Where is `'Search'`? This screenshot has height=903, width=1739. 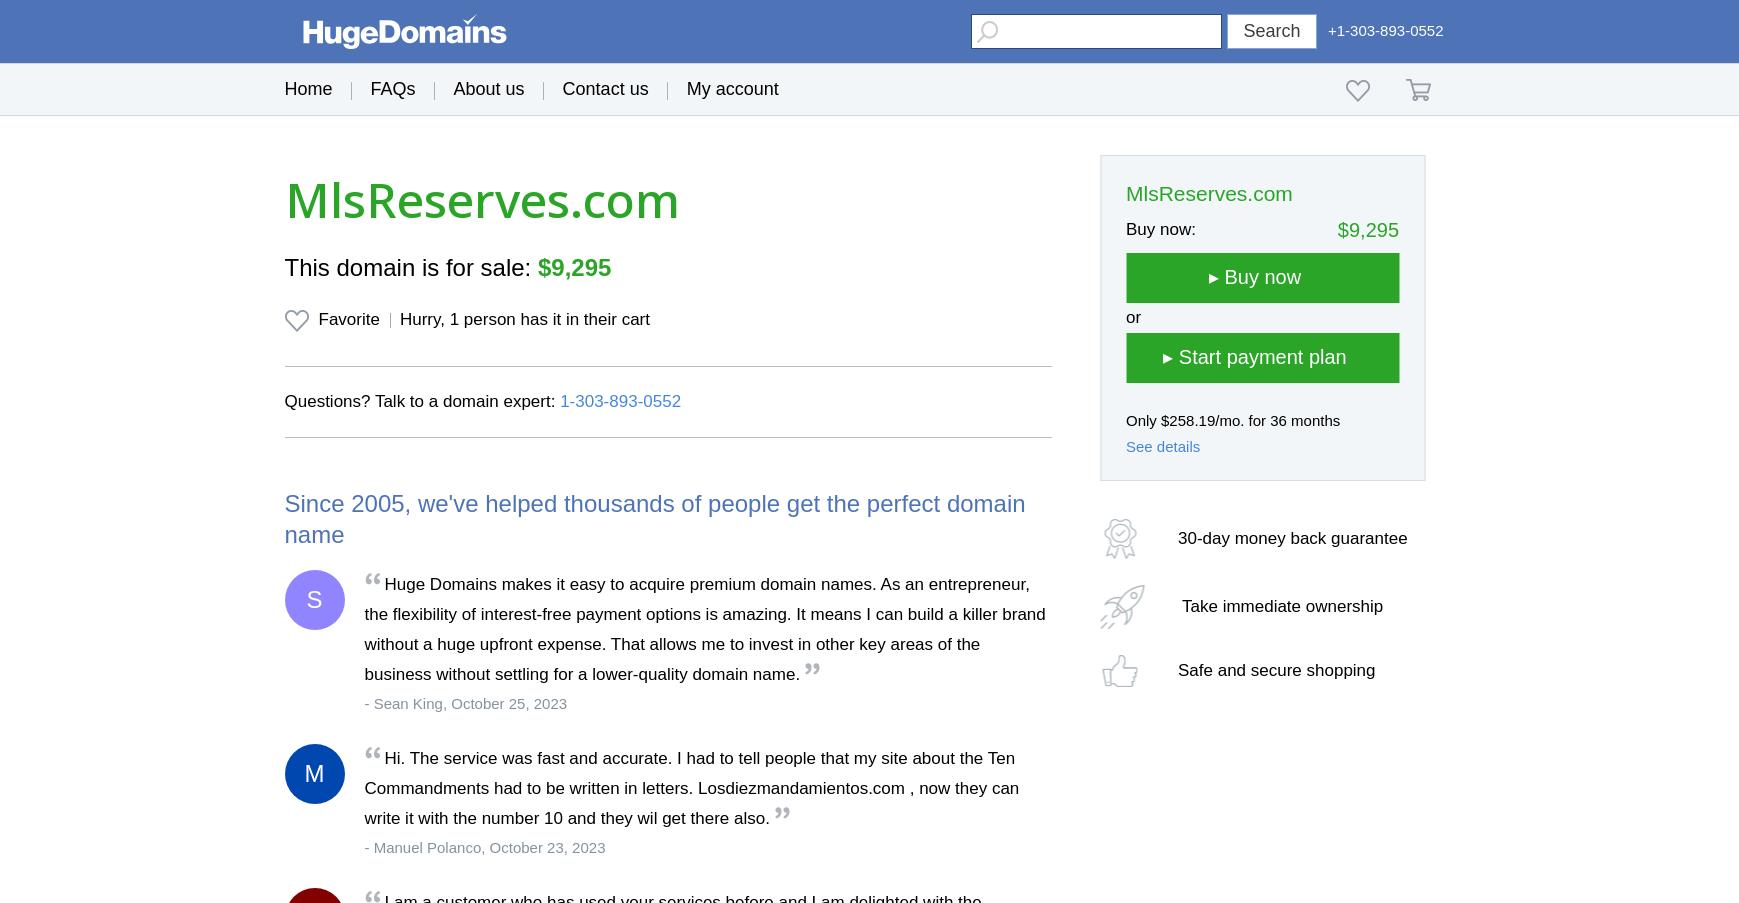 'Search' is located at coordinates (1270, 29).